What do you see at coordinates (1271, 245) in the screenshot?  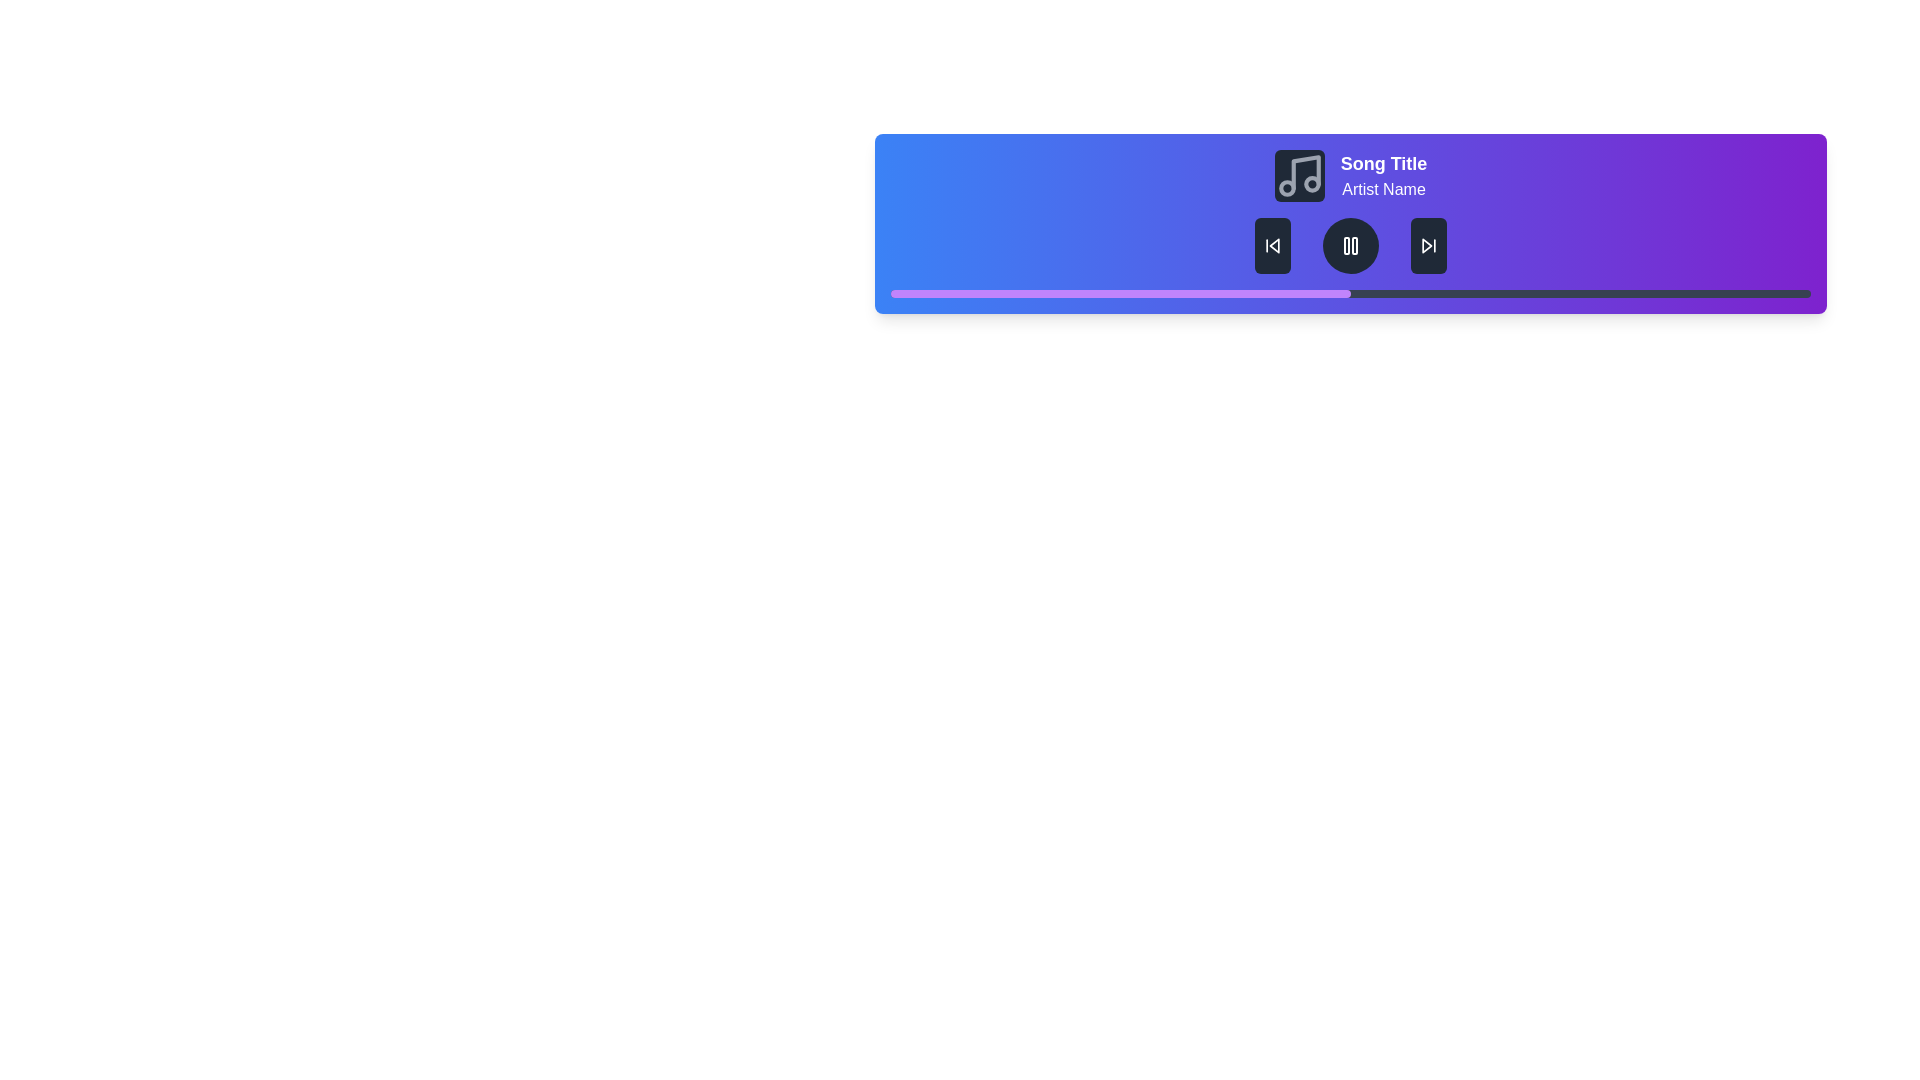 I see `the skip-backward button, which is styled with a dark background and white iconography, located to the left of the play/pause button in the audio player interface` at bounding box center [1271, 245].